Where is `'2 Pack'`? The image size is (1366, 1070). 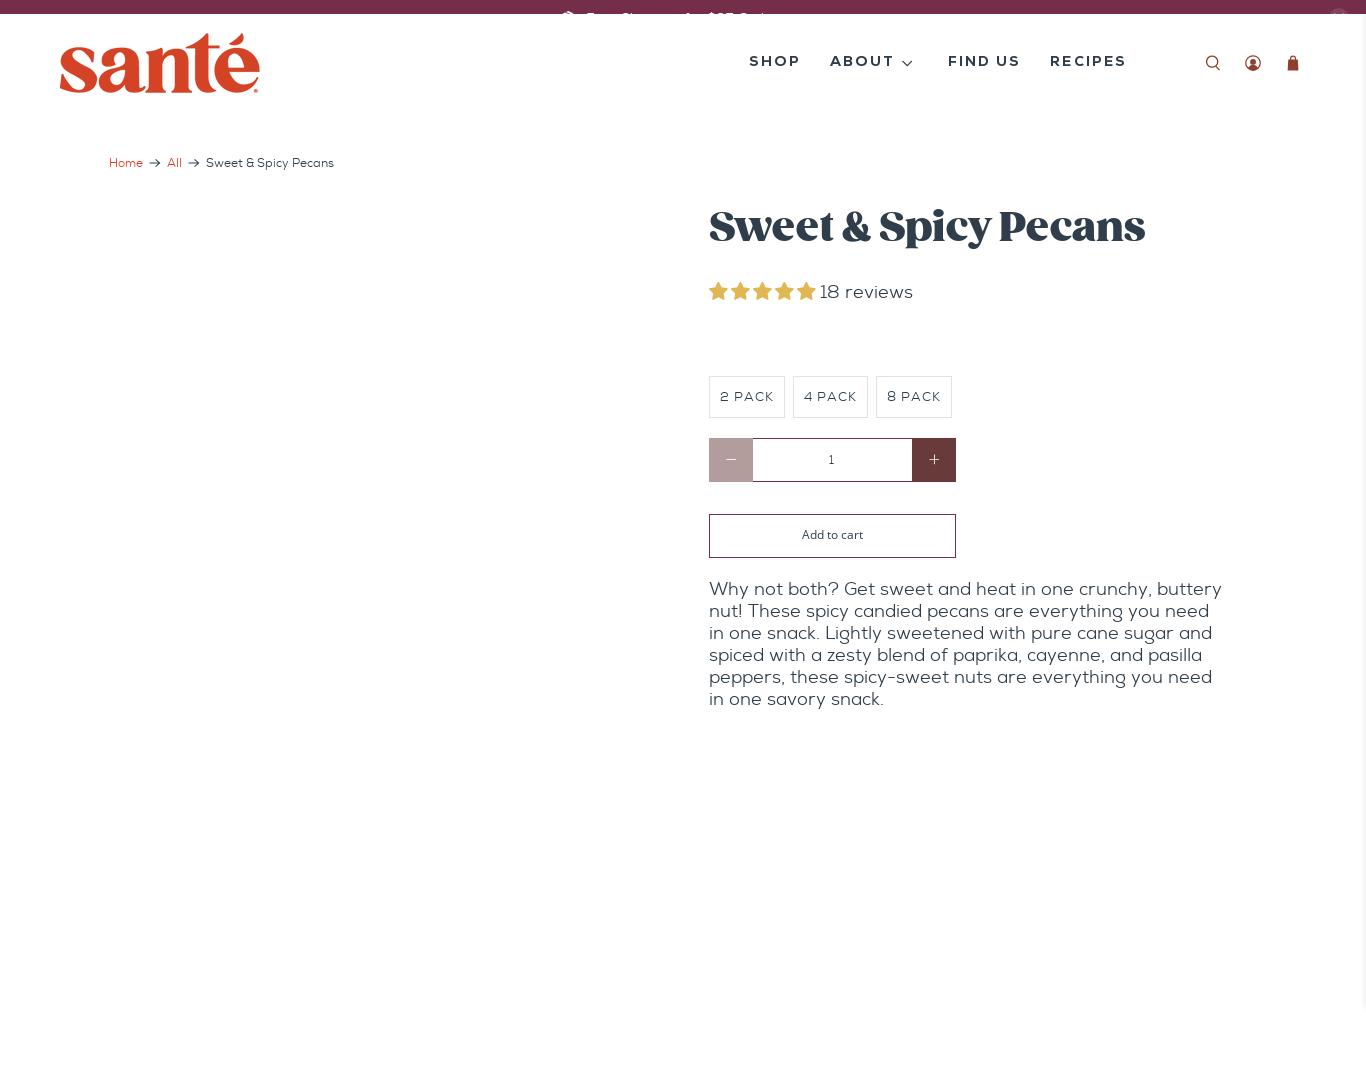
'2 Pack' is located at coordinates (747, 394).